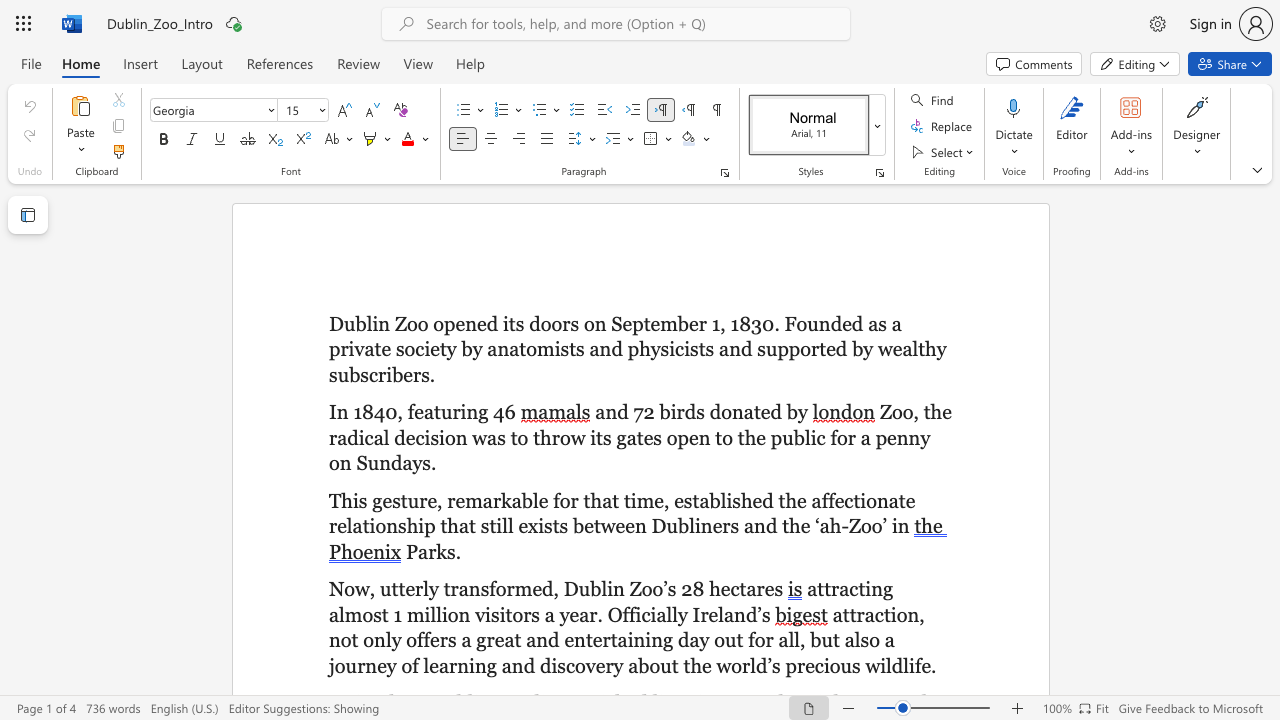 The width and height of the screenshot is (1280, 720). I want to click on the subset text "ourney of learning and discovery about the world’s prec" within the text "a great and entertaining day out for all, but also a journey of learning and discovery about the world’s precious wildlife", so click(334, 665).